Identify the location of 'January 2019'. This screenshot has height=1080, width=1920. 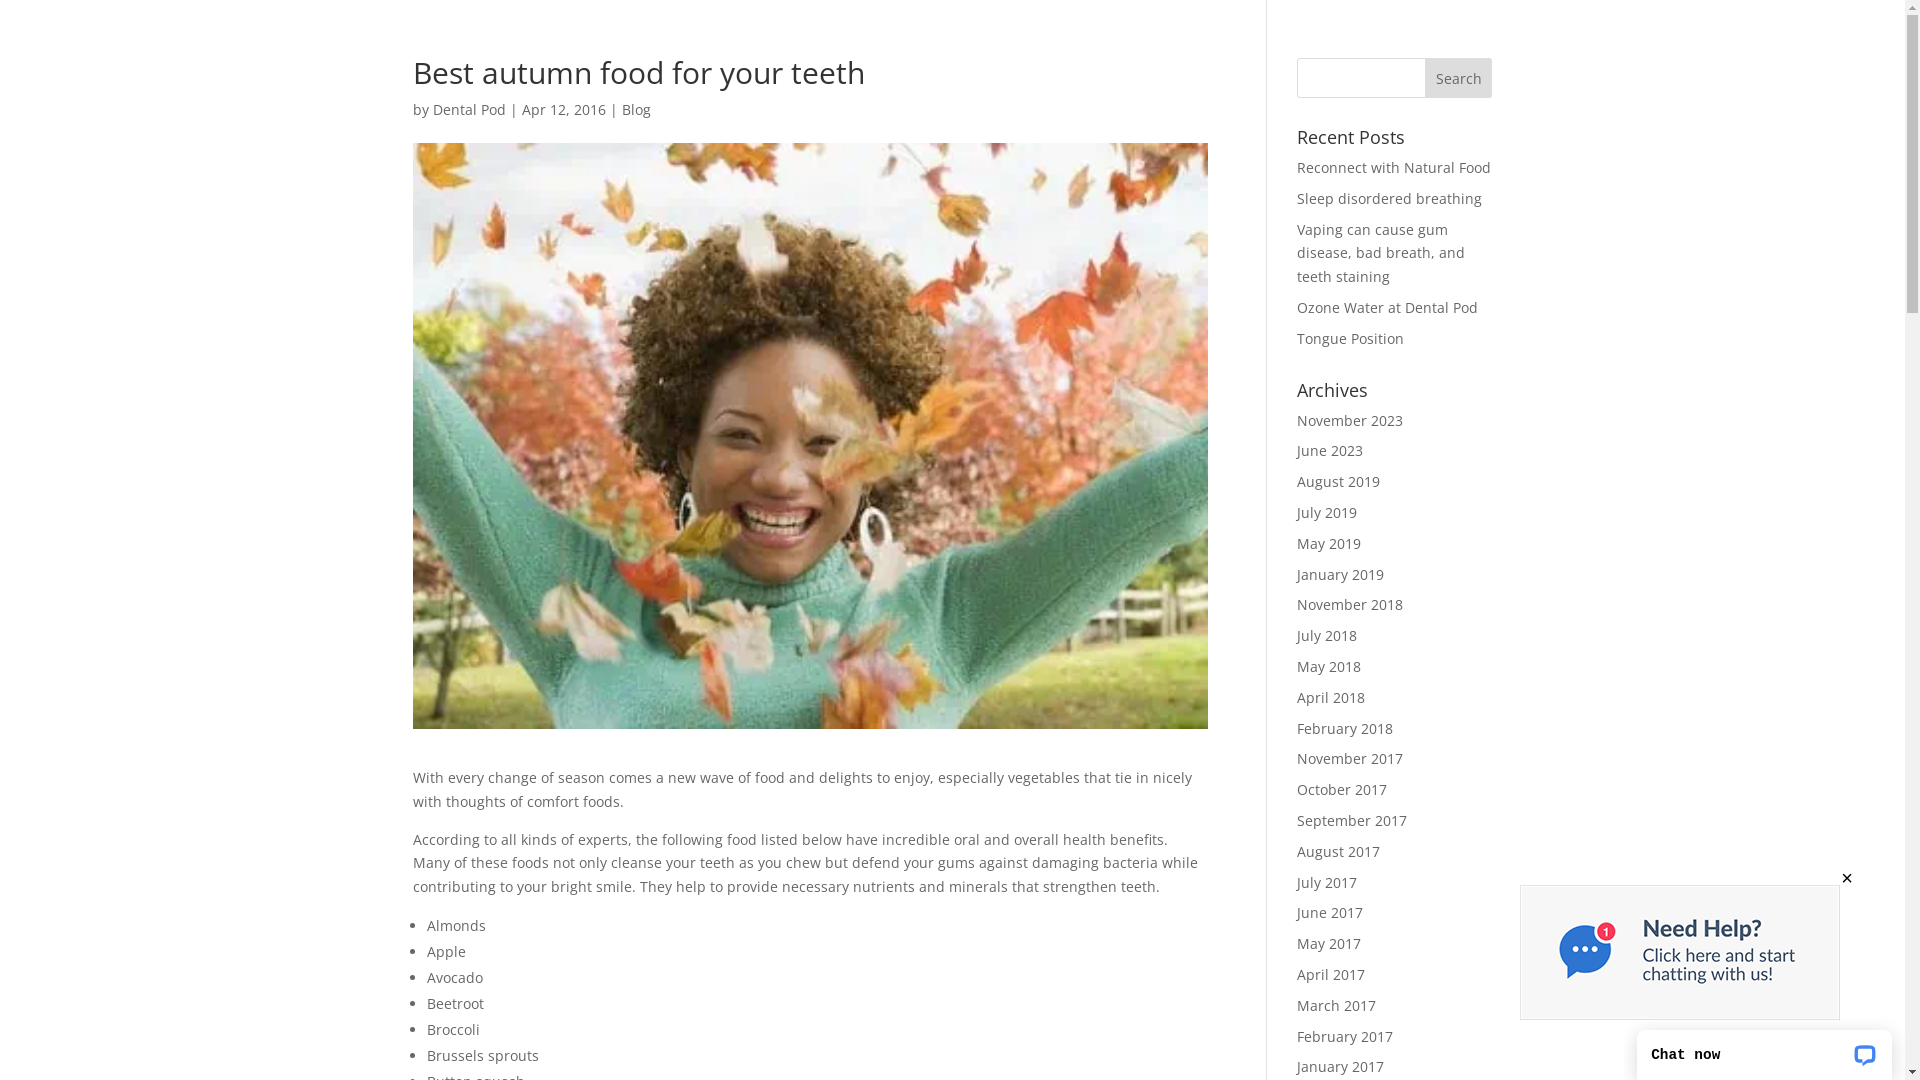
(1340, 574).